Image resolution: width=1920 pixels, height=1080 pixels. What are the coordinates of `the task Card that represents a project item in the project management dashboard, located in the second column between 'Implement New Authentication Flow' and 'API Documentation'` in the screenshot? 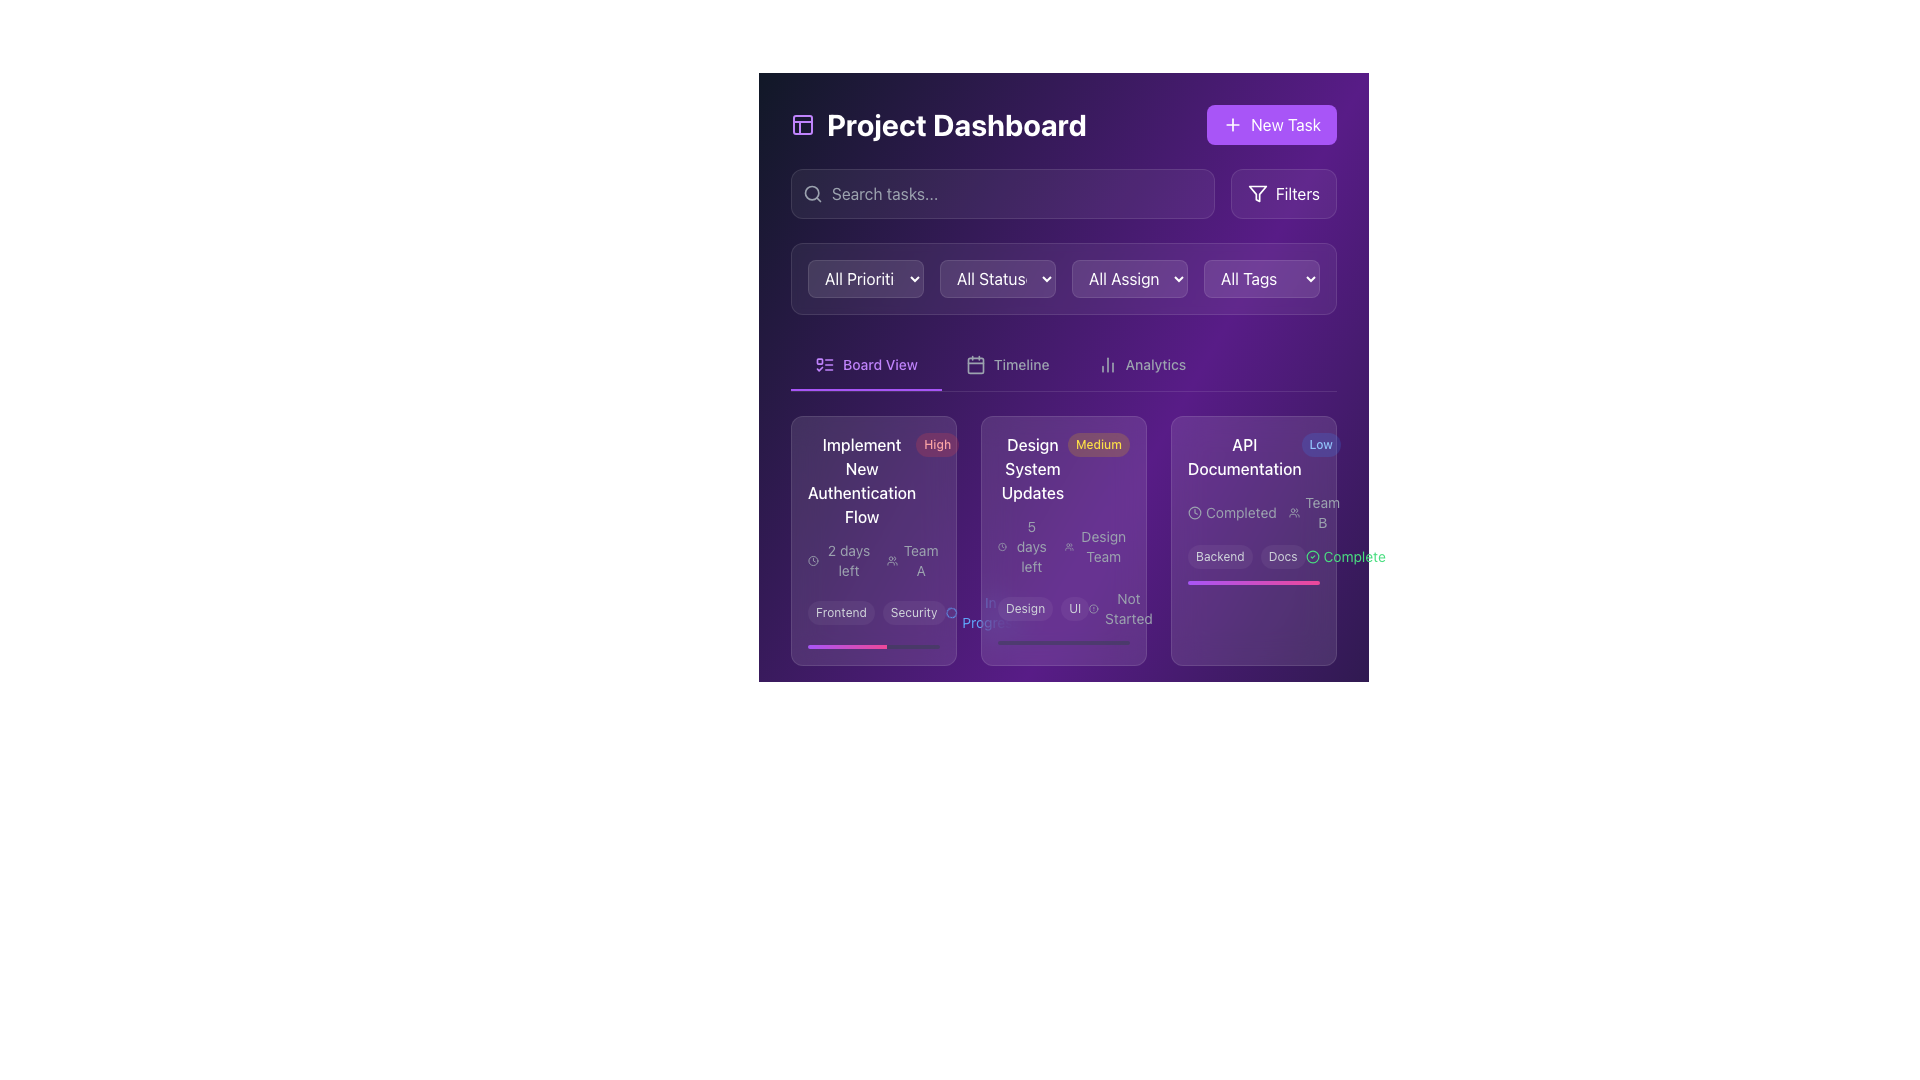 It's located at (1063, 540).